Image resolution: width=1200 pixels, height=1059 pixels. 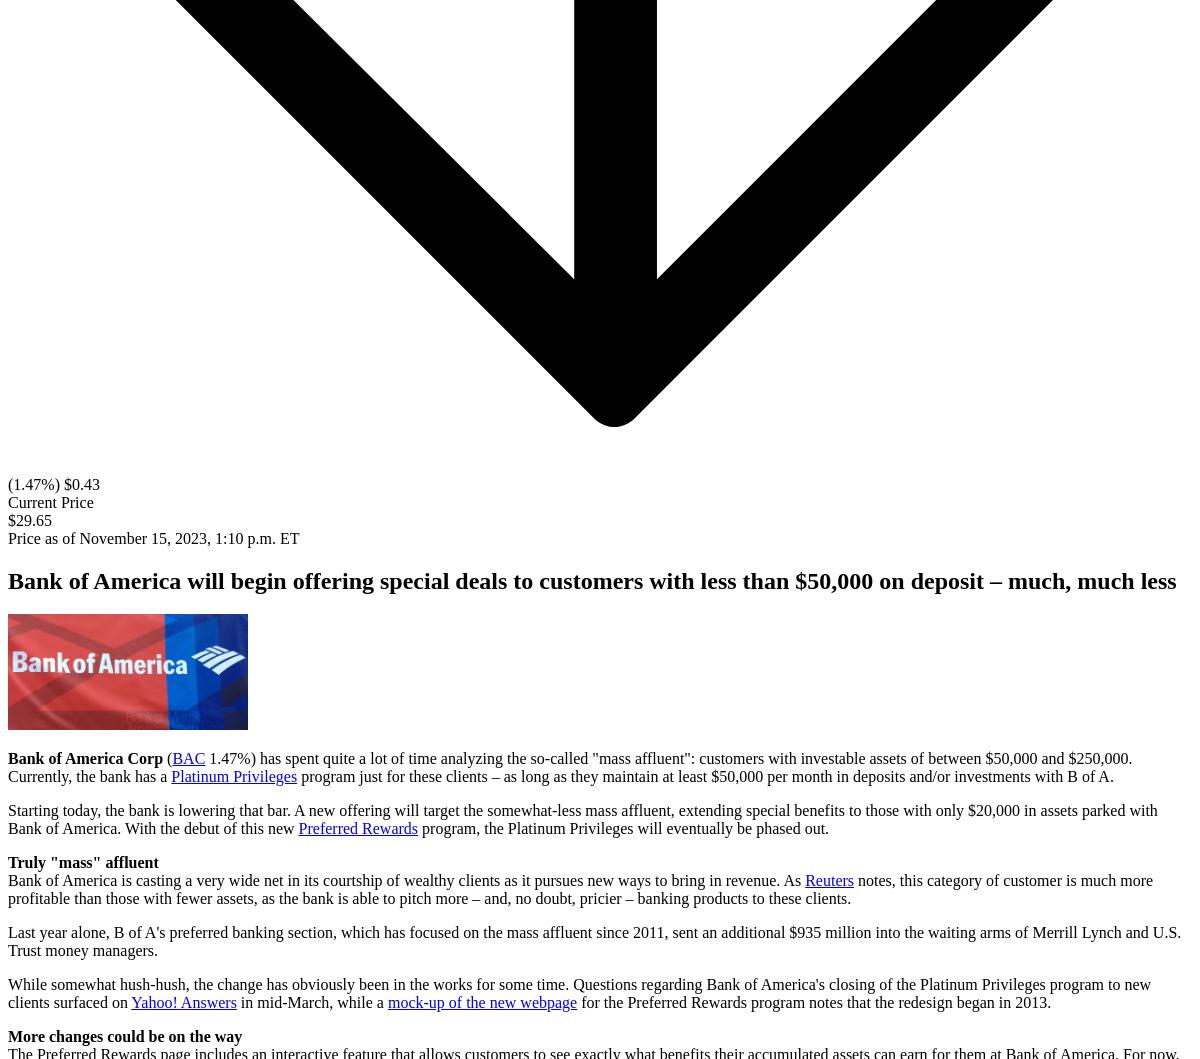 I want to click on 'Price as of November 15, 2023, 1:10 p.m. ET', so click(x=152, y=536).